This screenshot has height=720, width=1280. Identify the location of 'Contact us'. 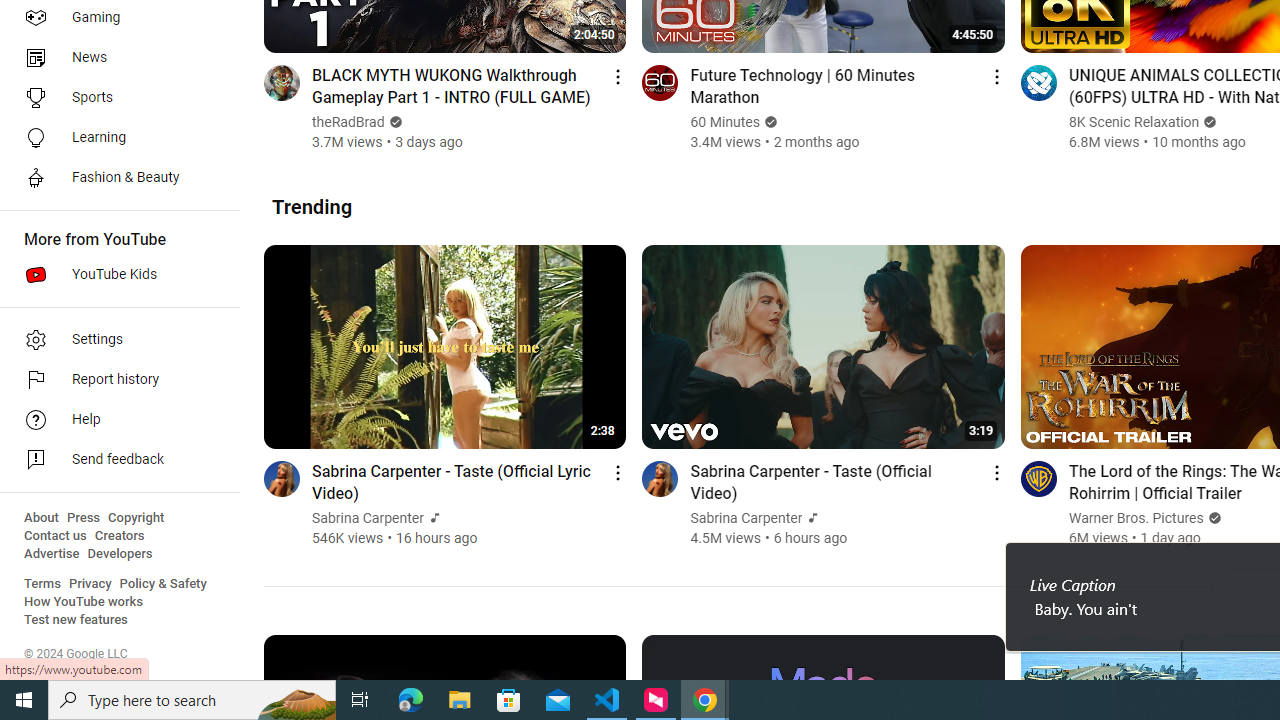
(55, 535).